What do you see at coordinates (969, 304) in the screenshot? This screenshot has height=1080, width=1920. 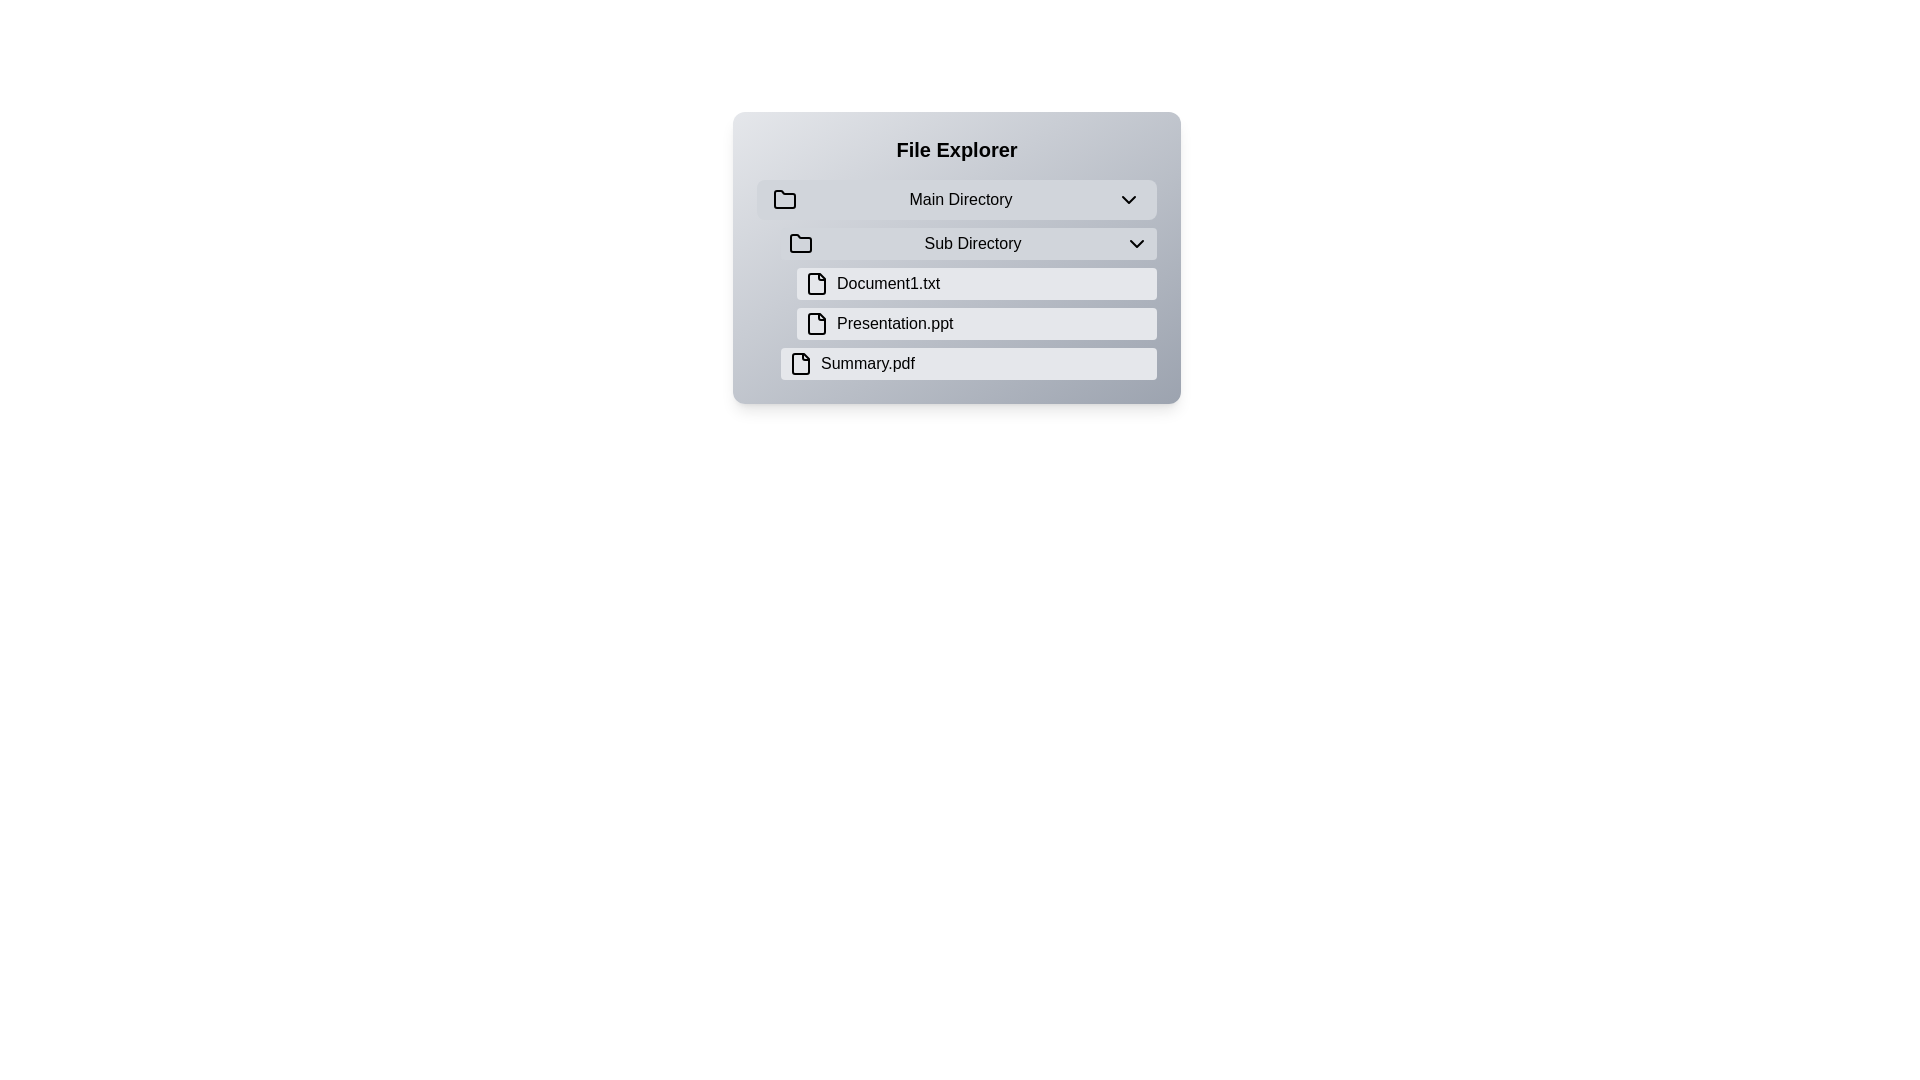 I see `the 'Document1.txt' file entry` at bounding box center [969, 304].